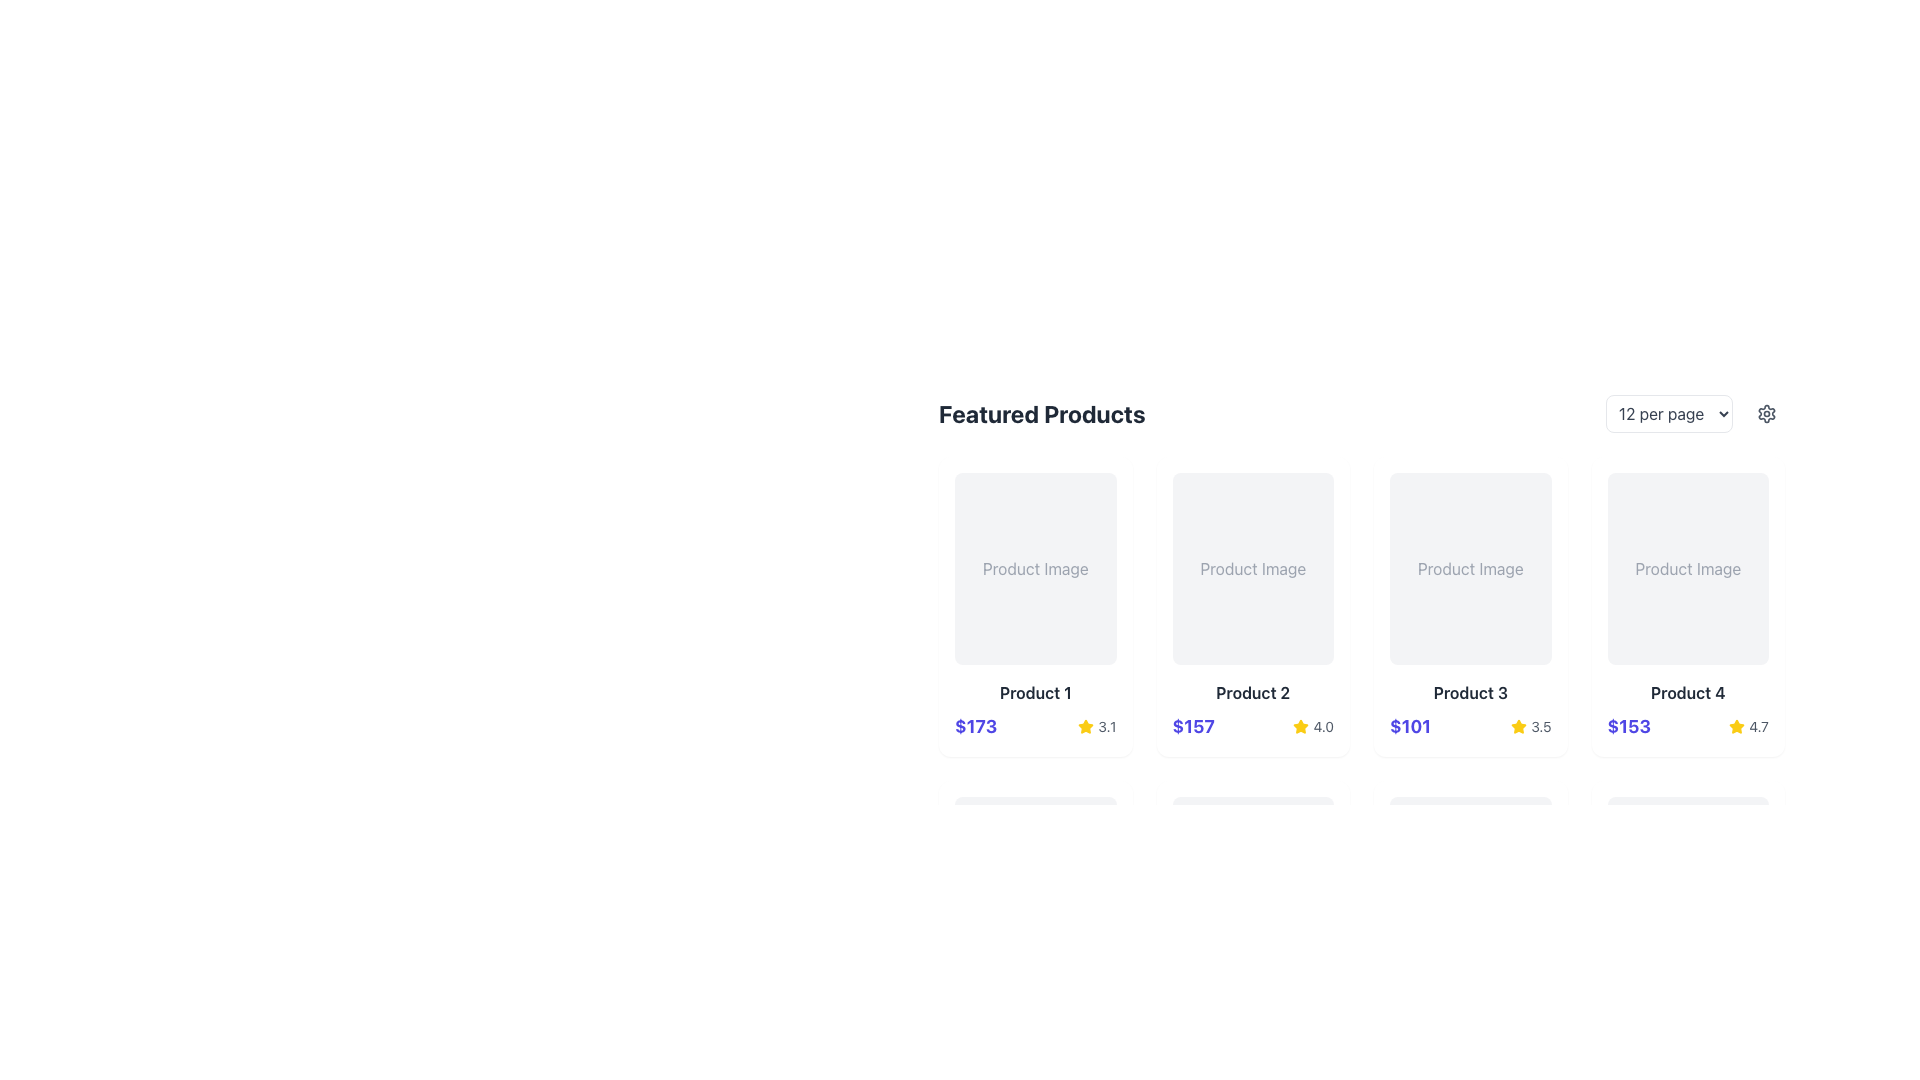 This screenshot has width=1920, height=1080. Describe the element at coordinates (1736, 726) in the screenshot. I see `the star icon with a yellow fill and outline, which represents a rating of 4.7, located in the fourth product card, next to the text '4.7'` at that location.